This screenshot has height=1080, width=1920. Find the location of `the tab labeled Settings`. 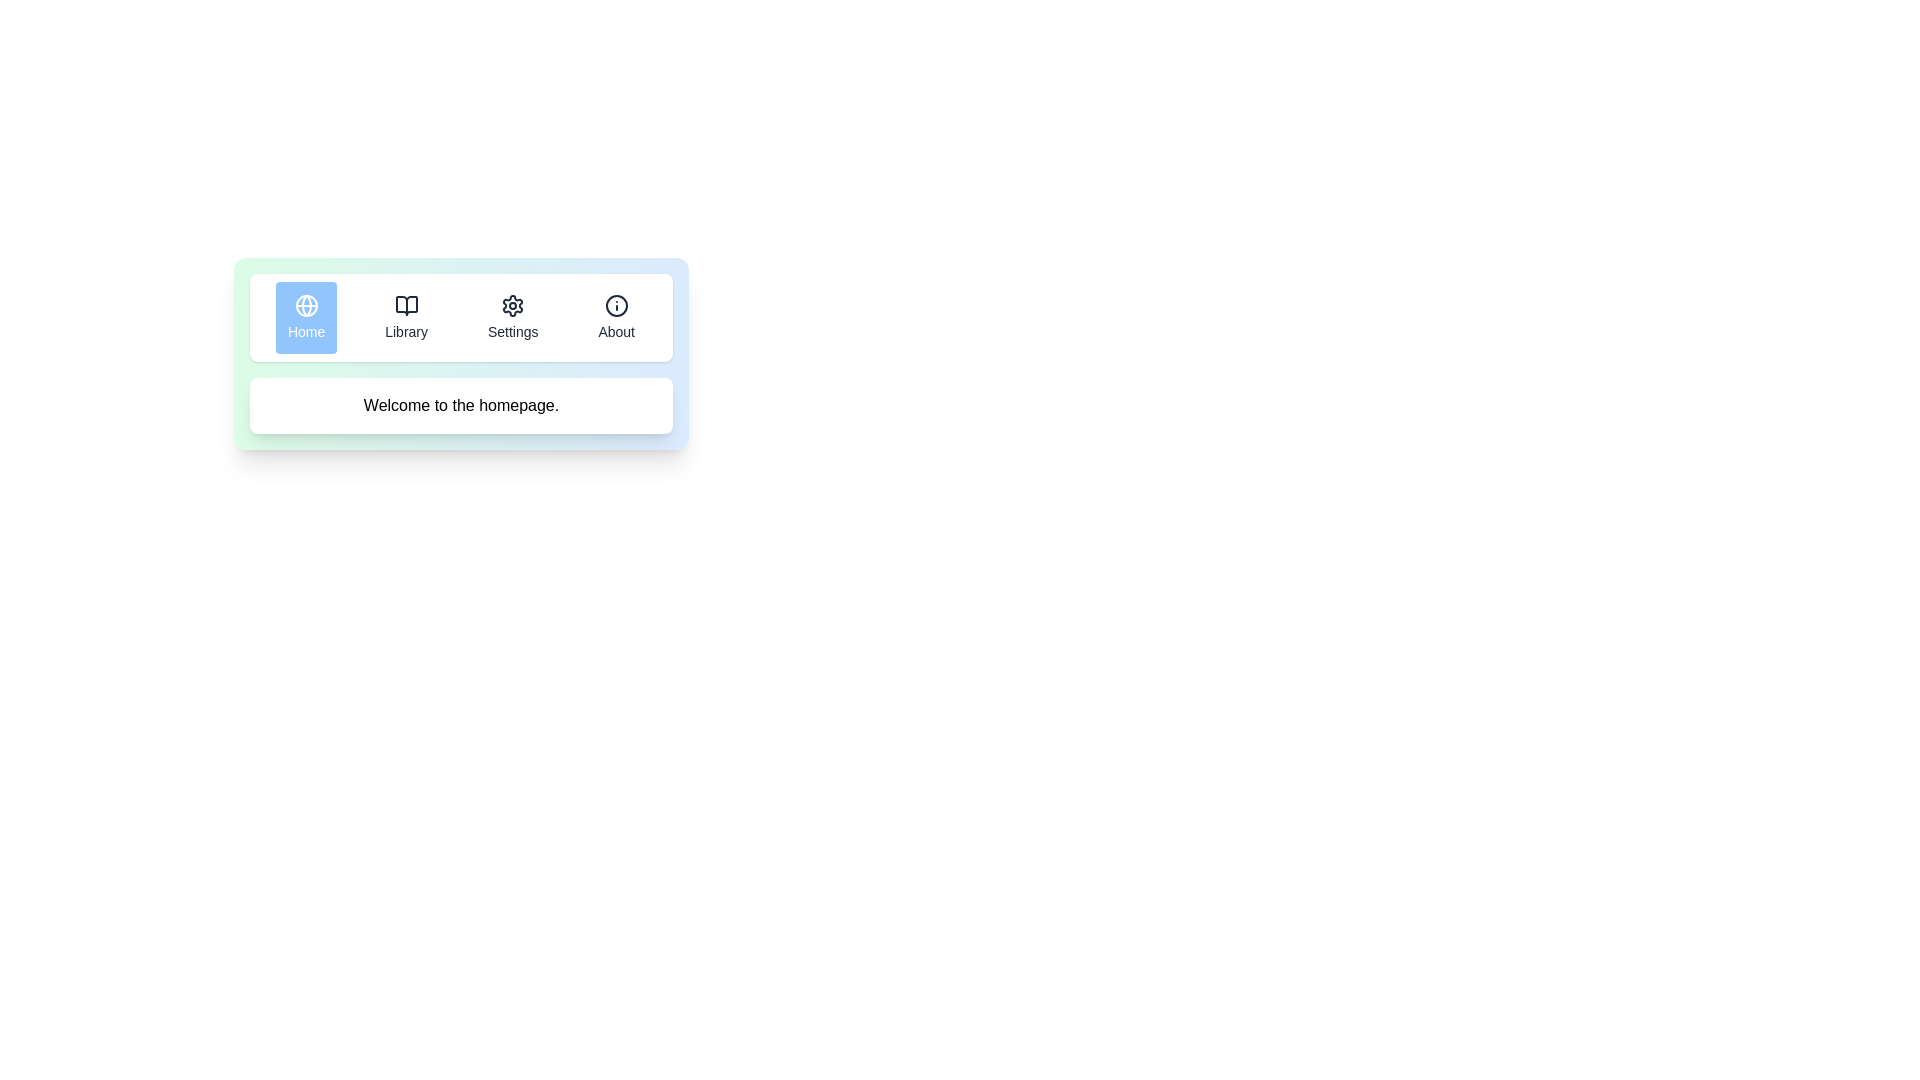

the tab labeled Settings is located at coordinates (513, 316).